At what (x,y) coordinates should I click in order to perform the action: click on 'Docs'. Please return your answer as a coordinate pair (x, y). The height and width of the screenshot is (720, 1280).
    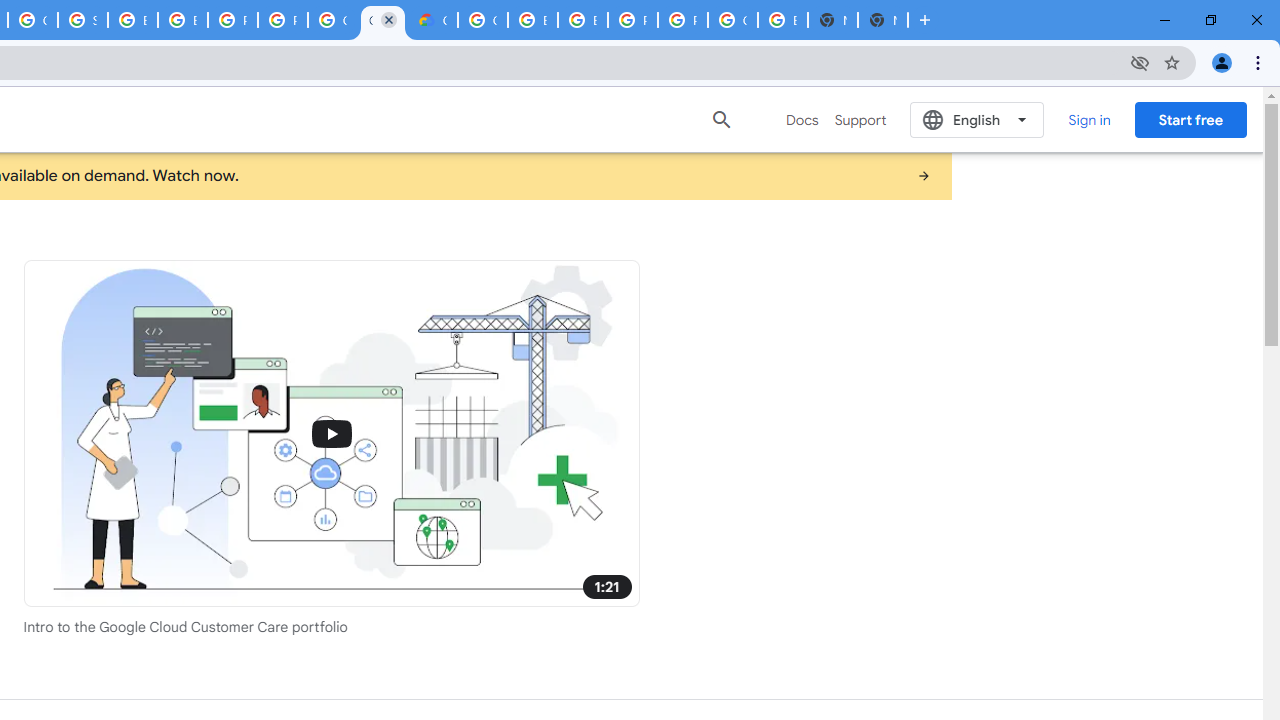
    Looking at the image, I should click on (802, 119).